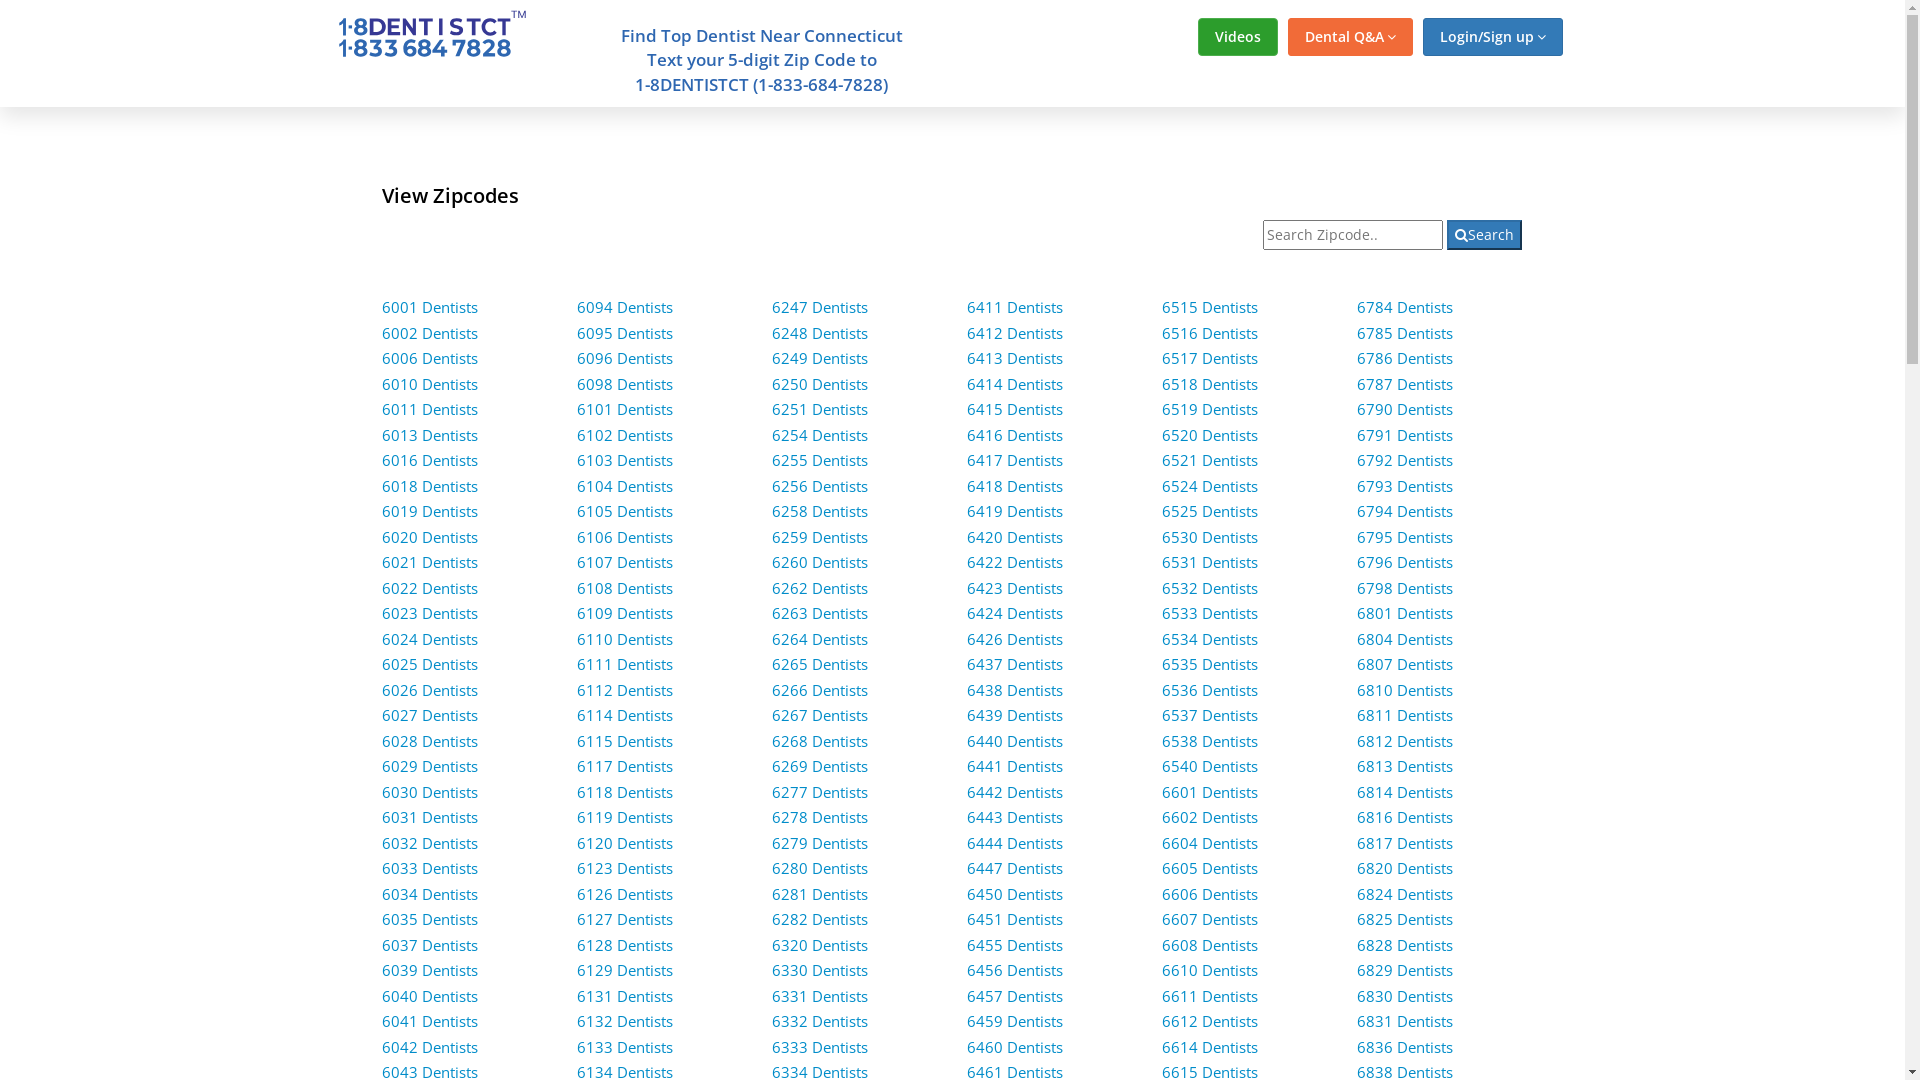 The height and width of the screenshot is (1080, 1920). I want to click on '6114 Dentists', so click(623, 713).